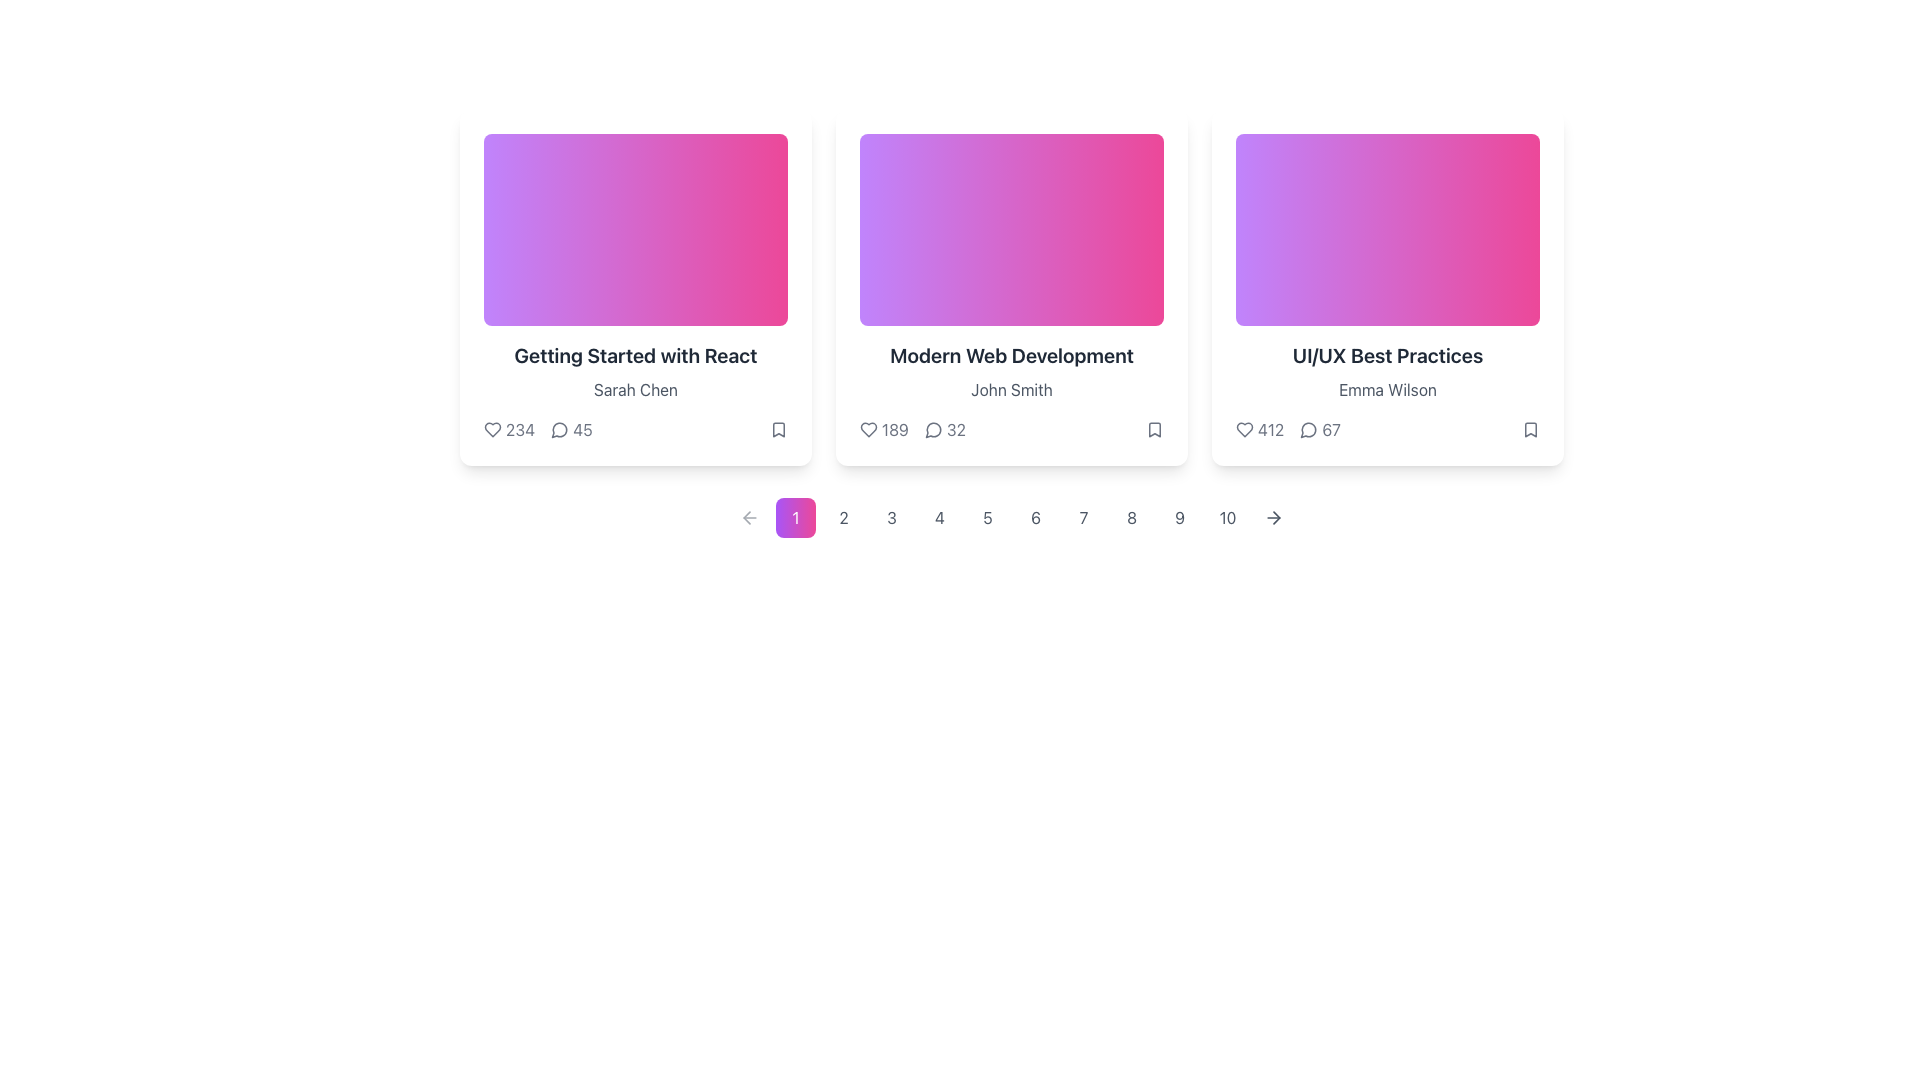  What do you see at coordinates (988, 516) in the screenshot?
I see `the circular button with a light gray background and the number '5' centered in gray text, which is the fifth button in the pagination control series, for a visual style change` at bounding box center [988, 516].